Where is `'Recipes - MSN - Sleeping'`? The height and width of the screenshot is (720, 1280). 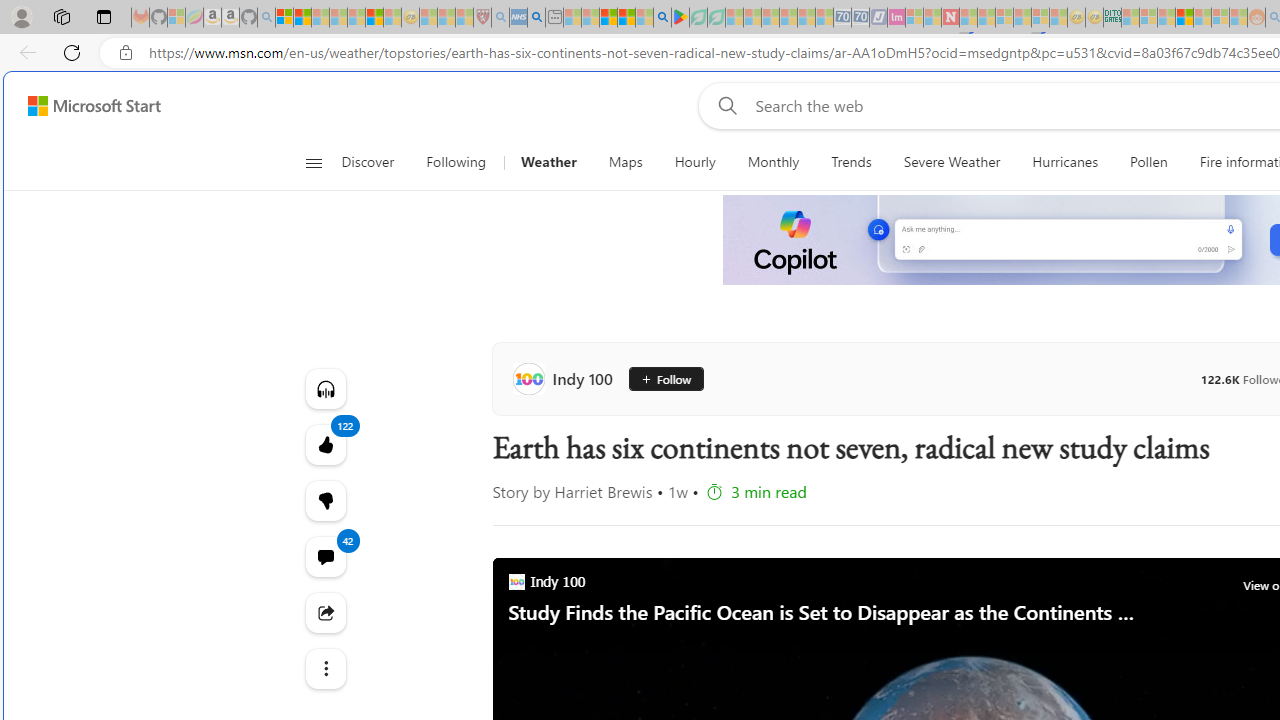 'Recipes - MSN - Sleeping' is located at coordinates (427, 17).